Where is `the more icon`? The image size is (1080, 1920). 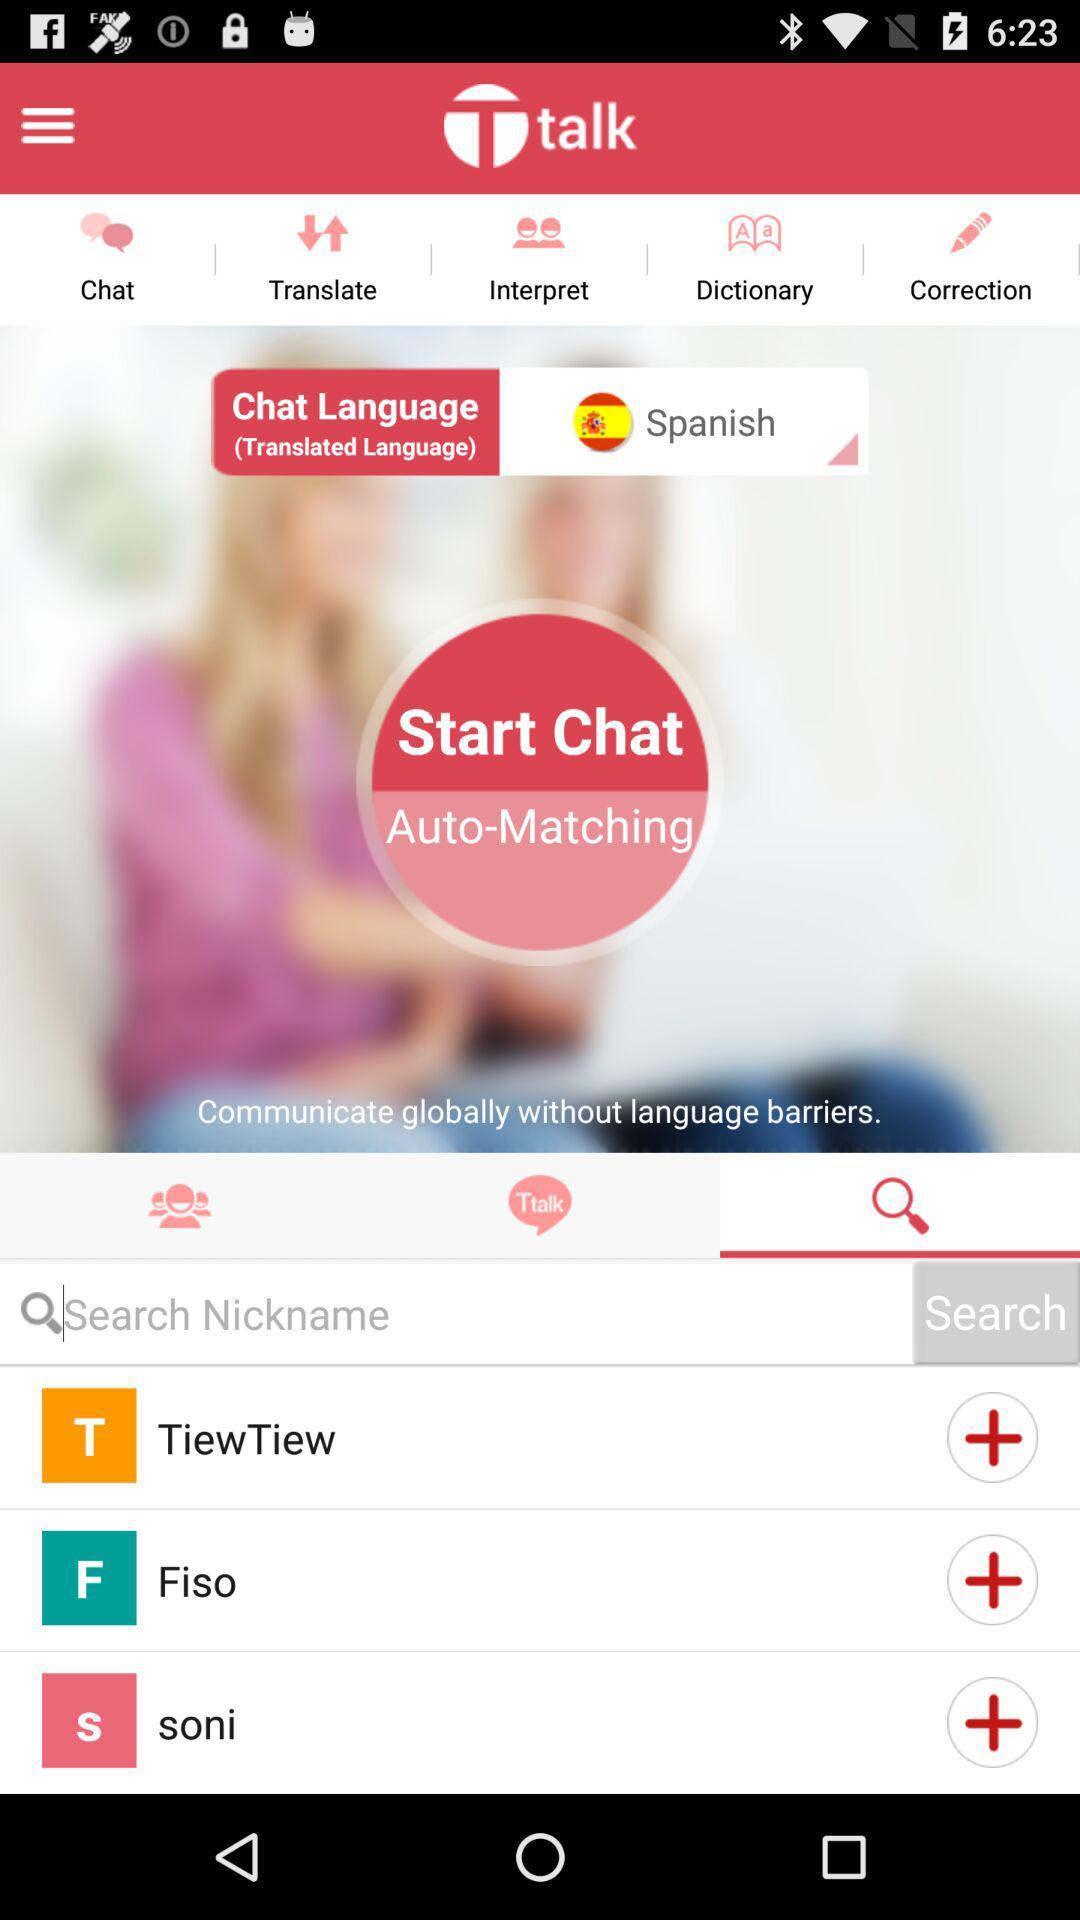 the more icon is located at coordinates (180, 1289).